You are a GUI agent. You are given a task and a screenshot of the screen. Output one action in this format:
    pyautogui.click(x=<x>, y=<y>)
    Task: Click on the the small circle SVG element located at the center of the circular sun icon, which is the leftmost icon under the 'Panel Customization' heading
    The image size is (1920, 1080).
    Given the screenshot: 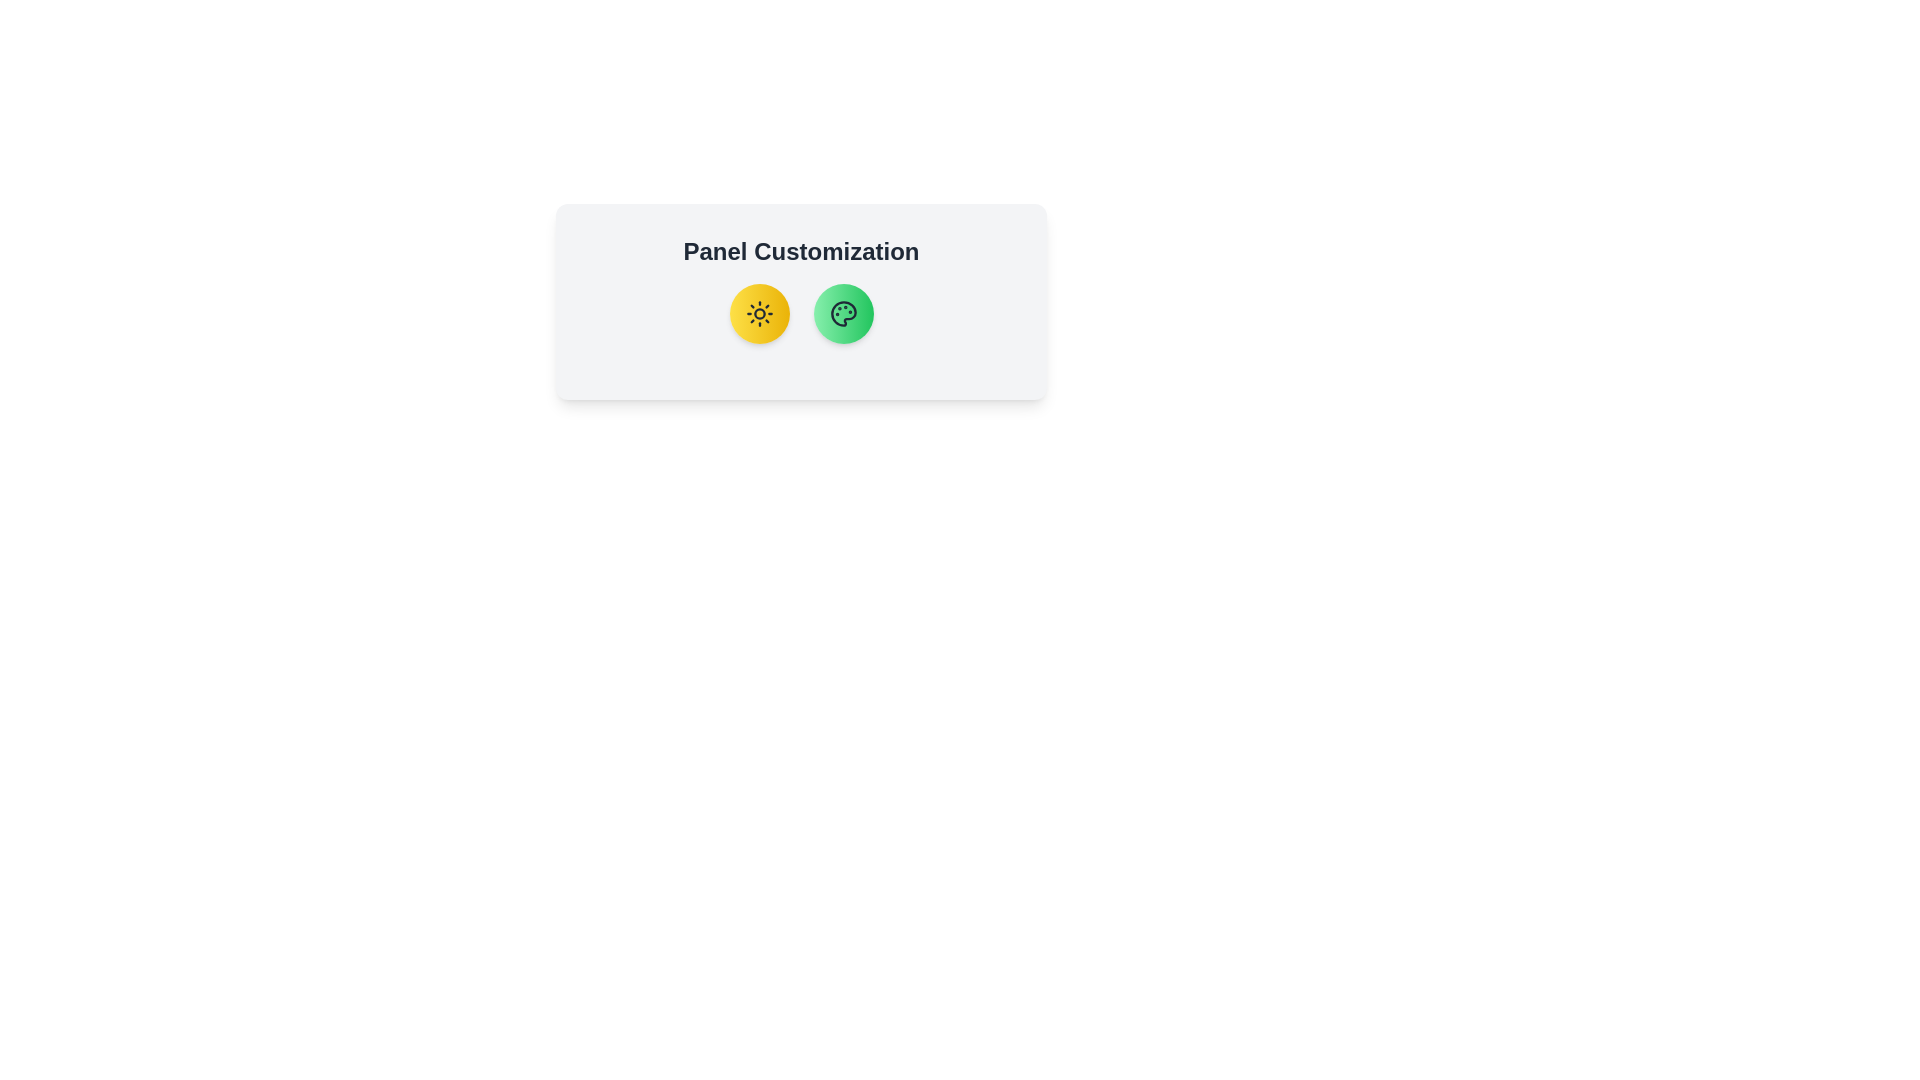 What is the action you would take?
    pyautogui.click(x=758, y=313)
    